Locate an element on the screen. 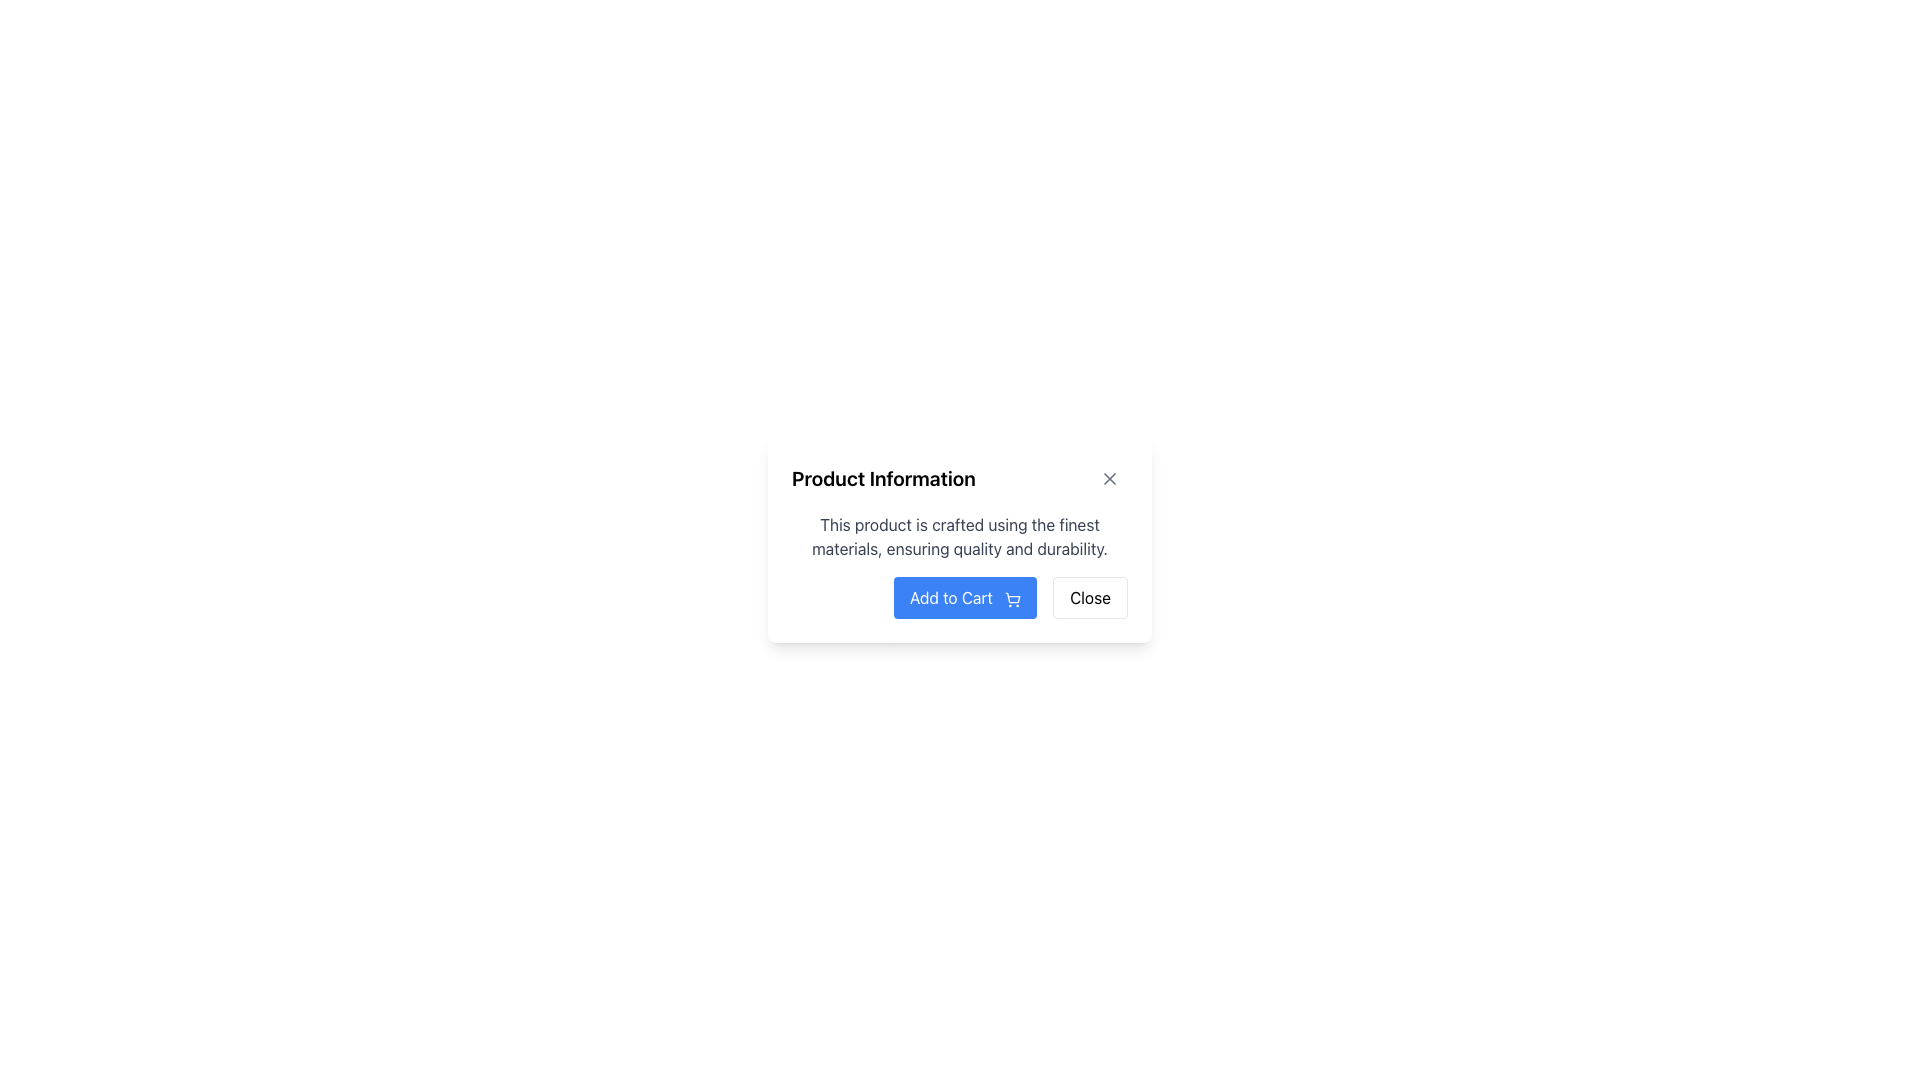  the circular button with a cross (X) symbol inside, located at the top-right corner of the 'Product Information' section is located at coordinates (1108, 478).